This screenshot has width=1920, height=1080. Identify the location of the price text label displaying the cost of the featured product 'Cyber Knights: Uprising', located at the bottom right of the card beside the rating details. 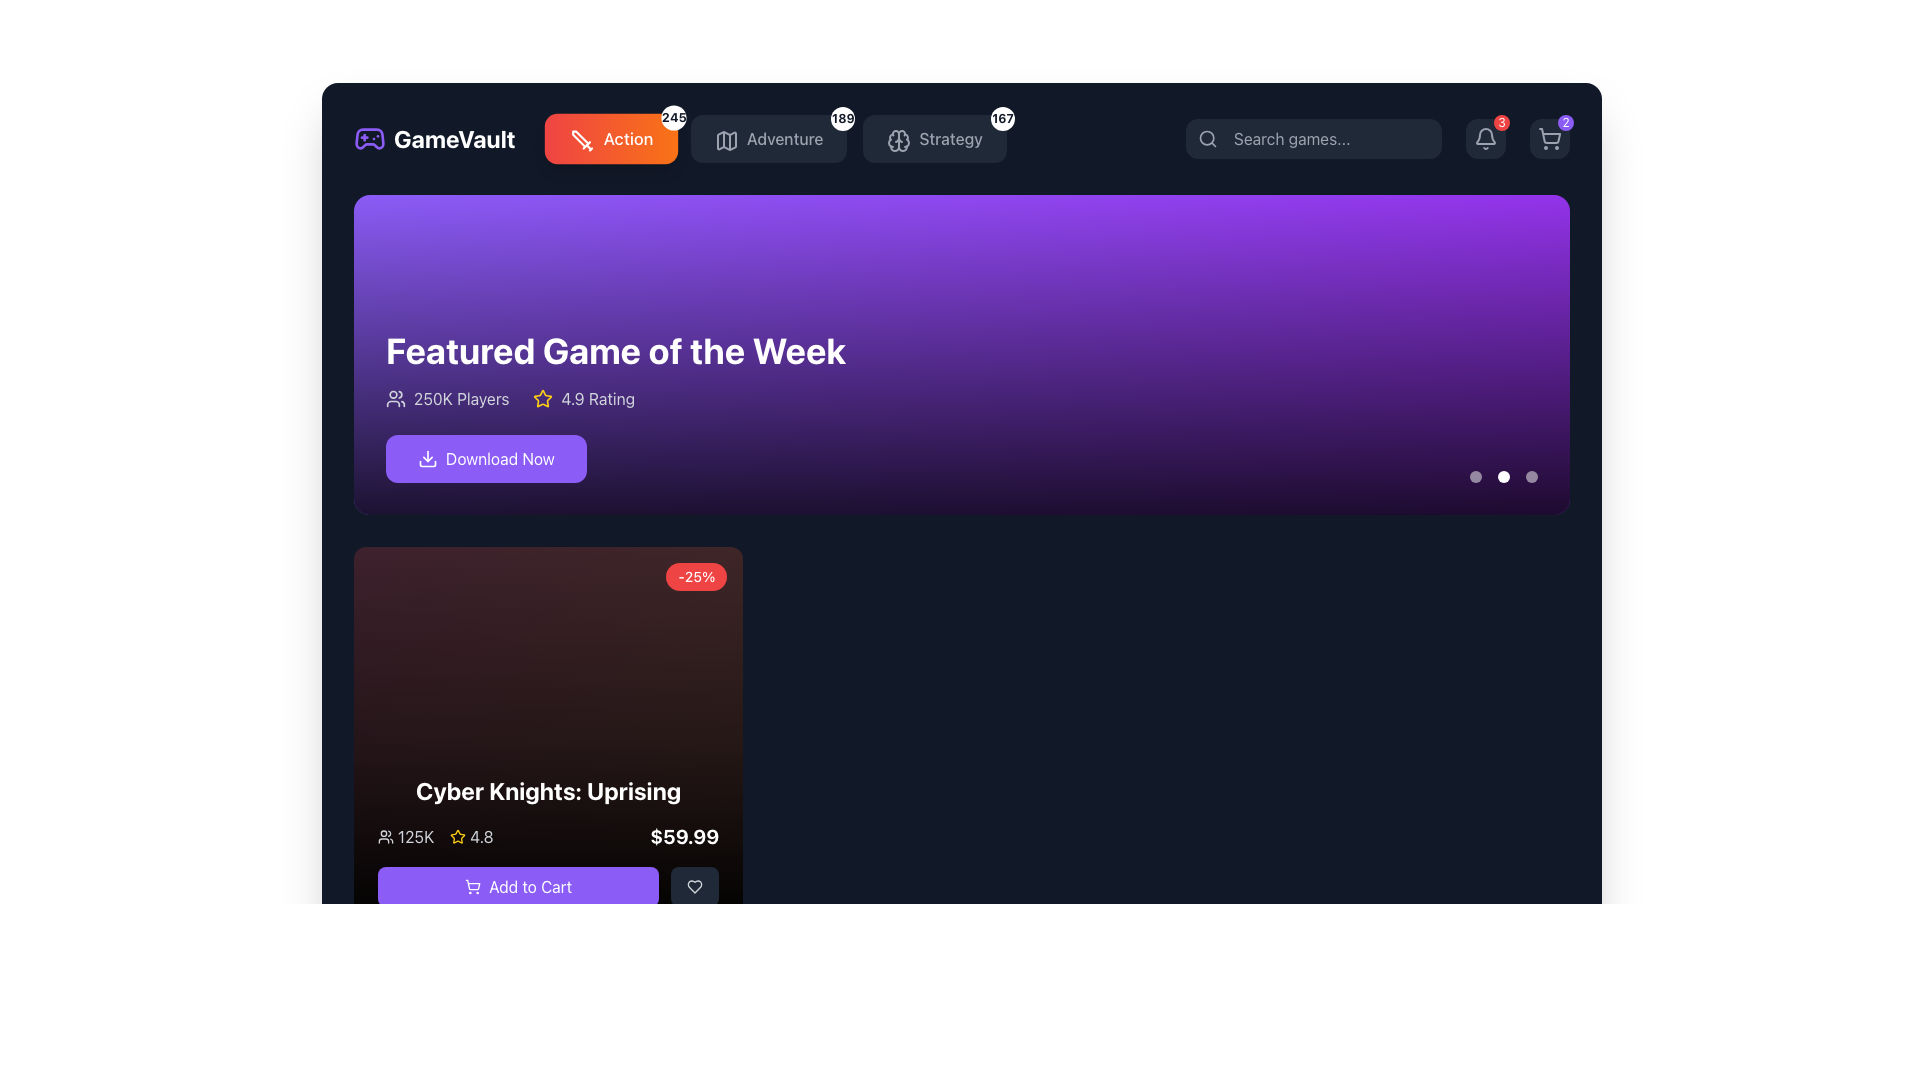
(684, 837).